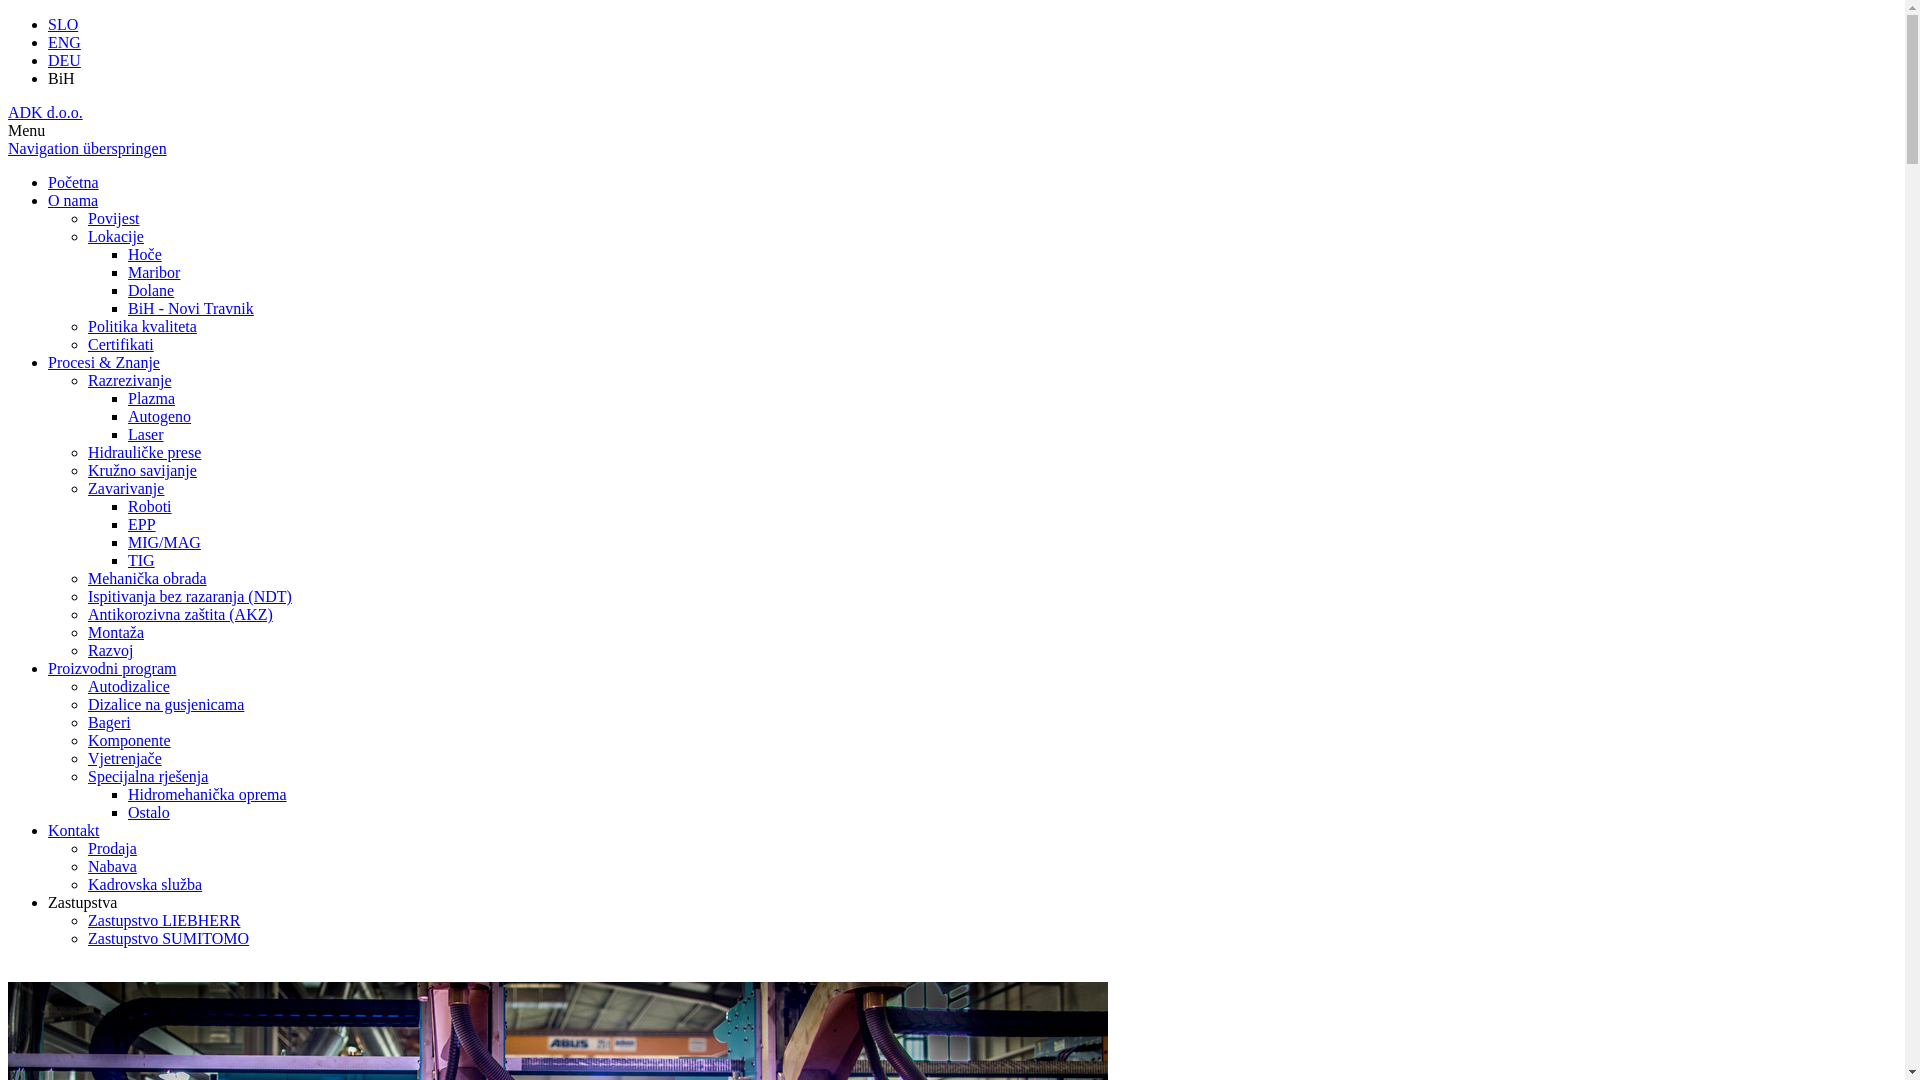 This screenshot has width=1920, height=1080. I want to click on 'TIG', so click(127, 560).